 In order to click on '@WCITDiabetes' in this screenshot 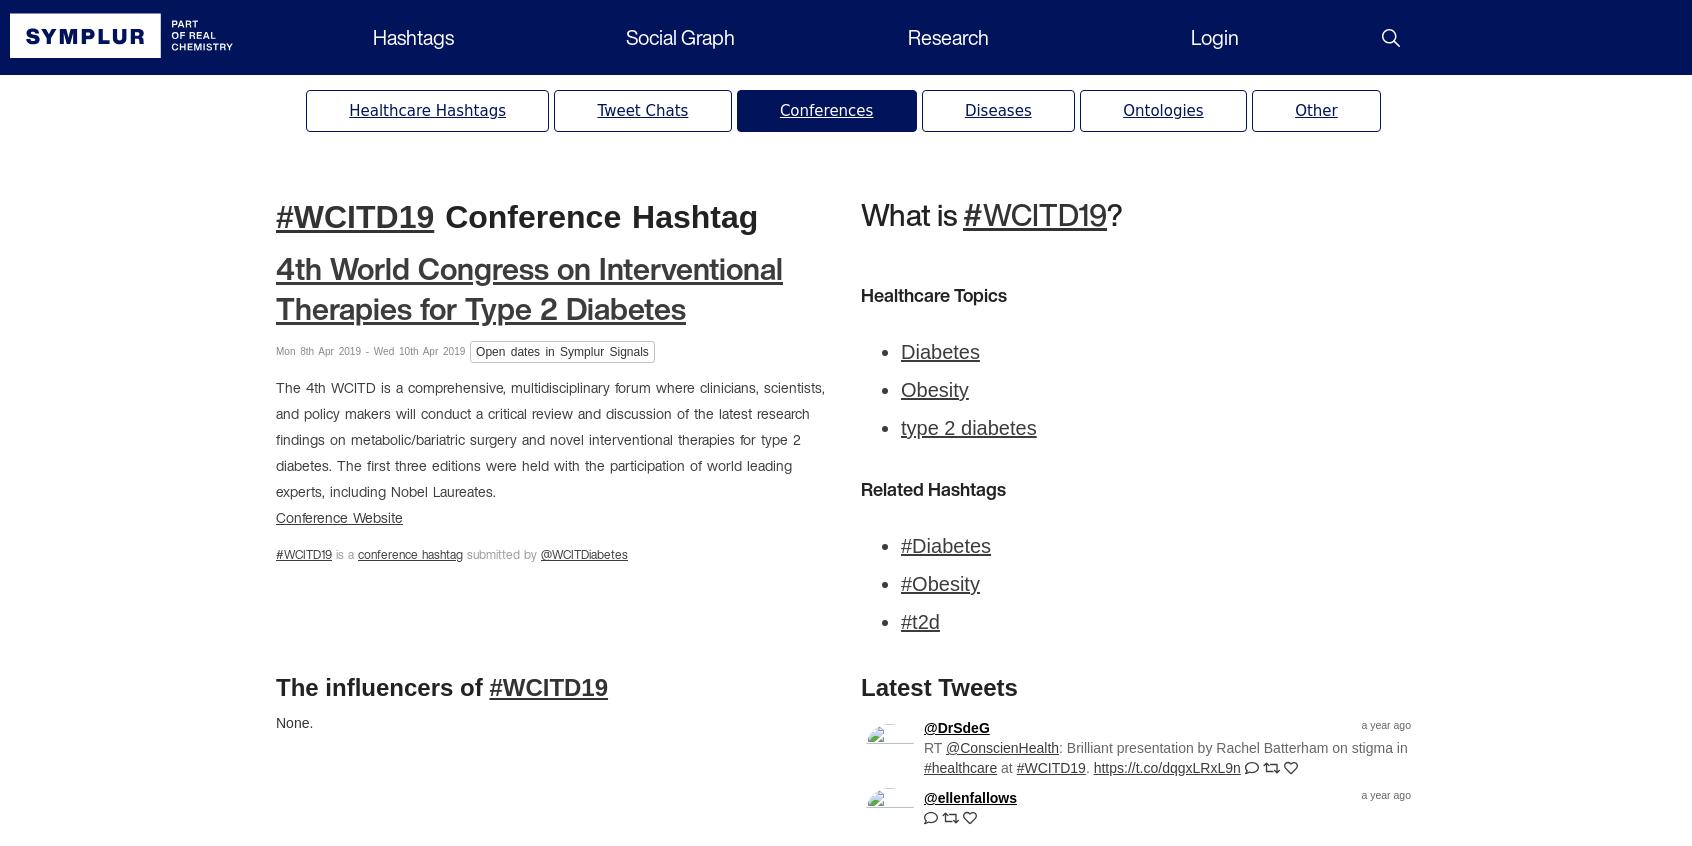, I will do `click(583, 554)`.